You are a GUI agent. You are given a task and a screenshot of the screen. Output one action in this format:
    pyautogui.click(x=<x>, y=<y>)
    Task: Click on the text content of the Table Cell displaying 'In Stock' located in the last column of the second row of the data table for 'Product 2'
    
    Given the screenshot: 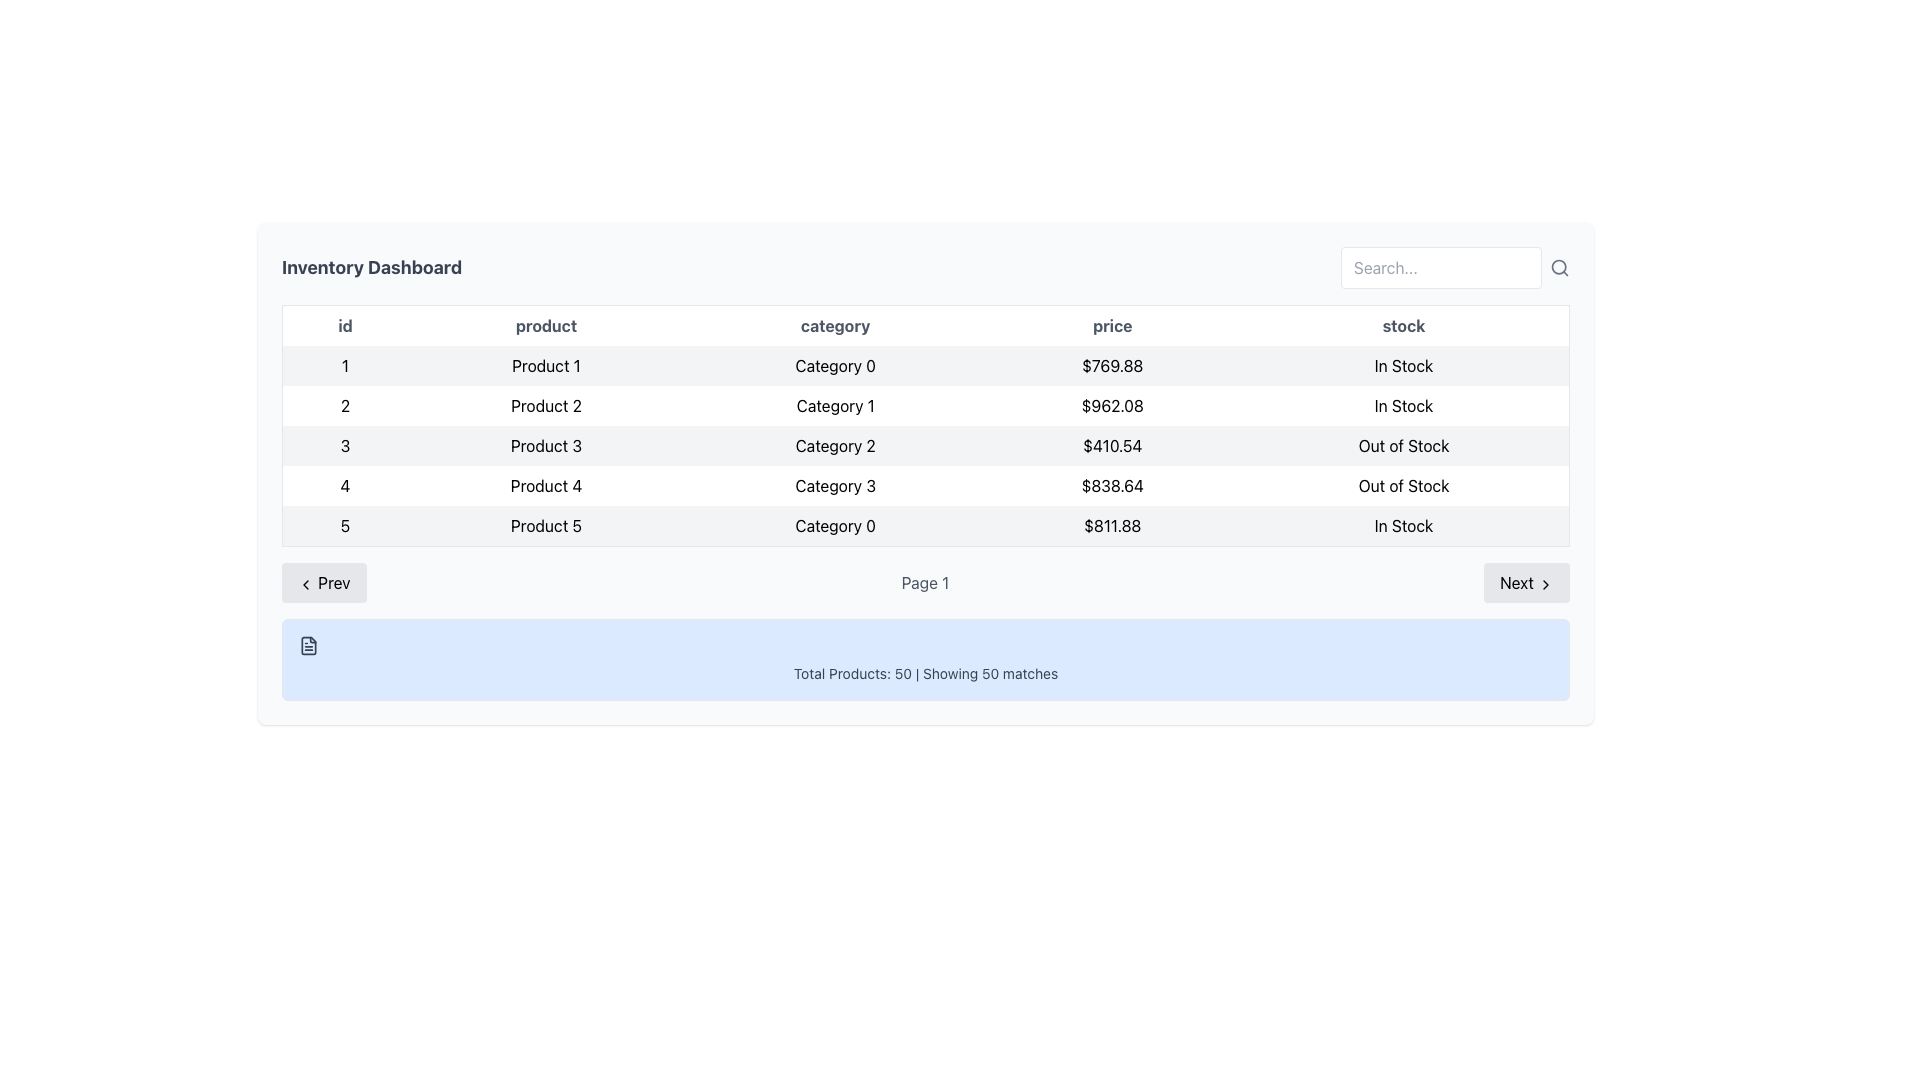 What is the action you would take?
    pyautogui.click(x=1403, y=405)
    